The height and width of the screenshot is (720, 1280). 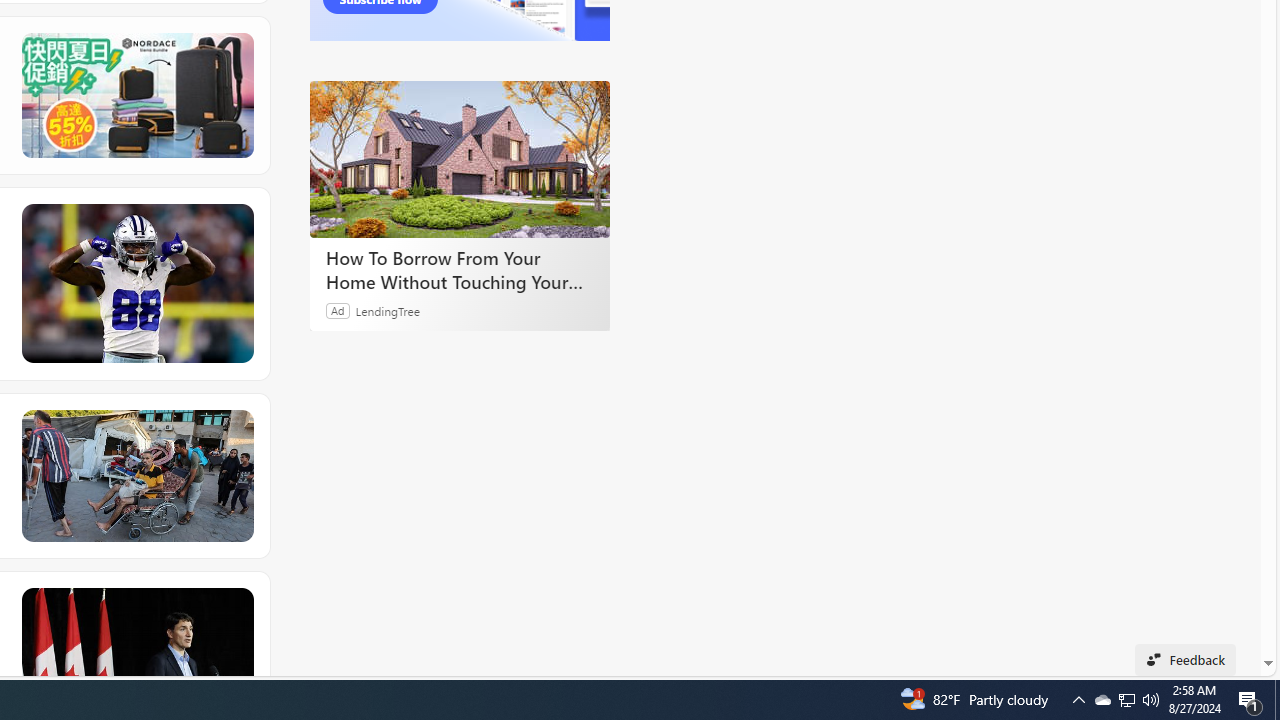 I want to click on 'Feedback', so click(x=1185, y=659).